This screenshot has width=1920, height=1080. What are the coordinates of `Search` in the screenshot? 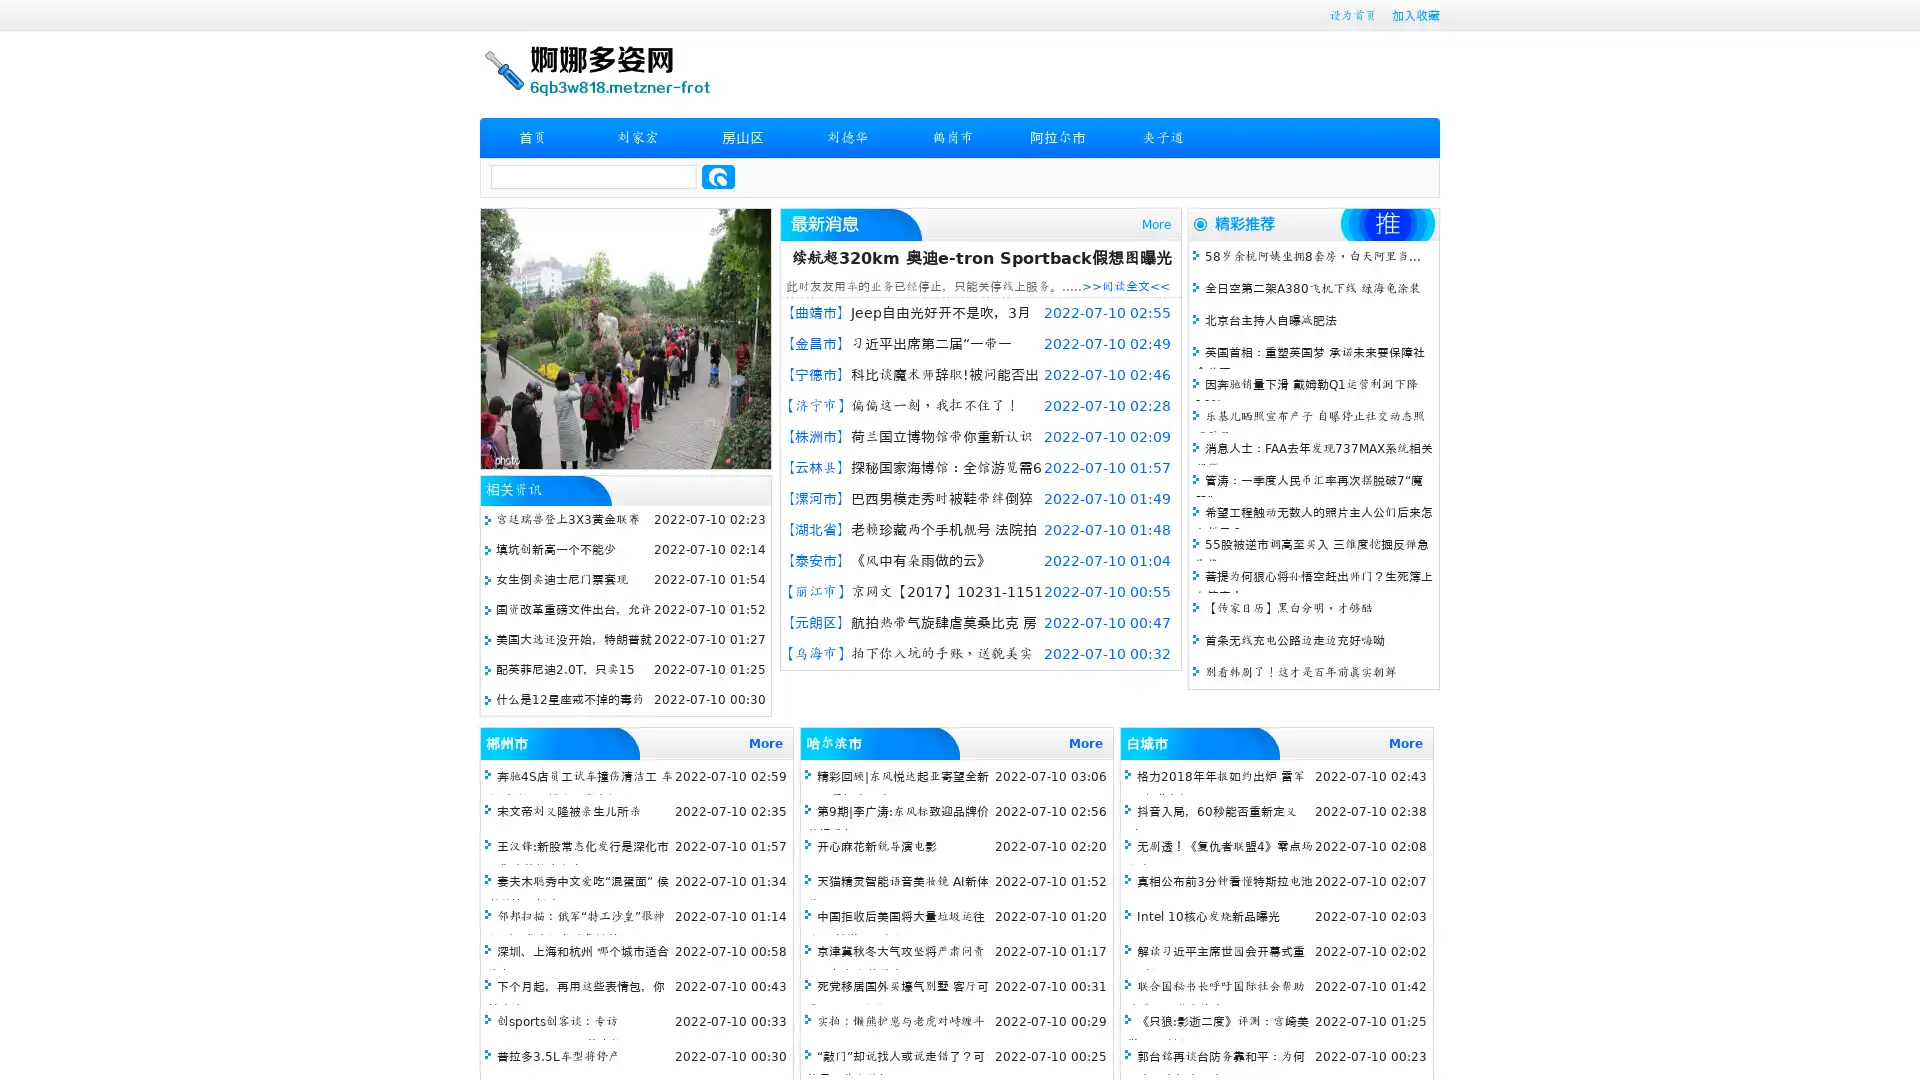 It's located at (718, 176).